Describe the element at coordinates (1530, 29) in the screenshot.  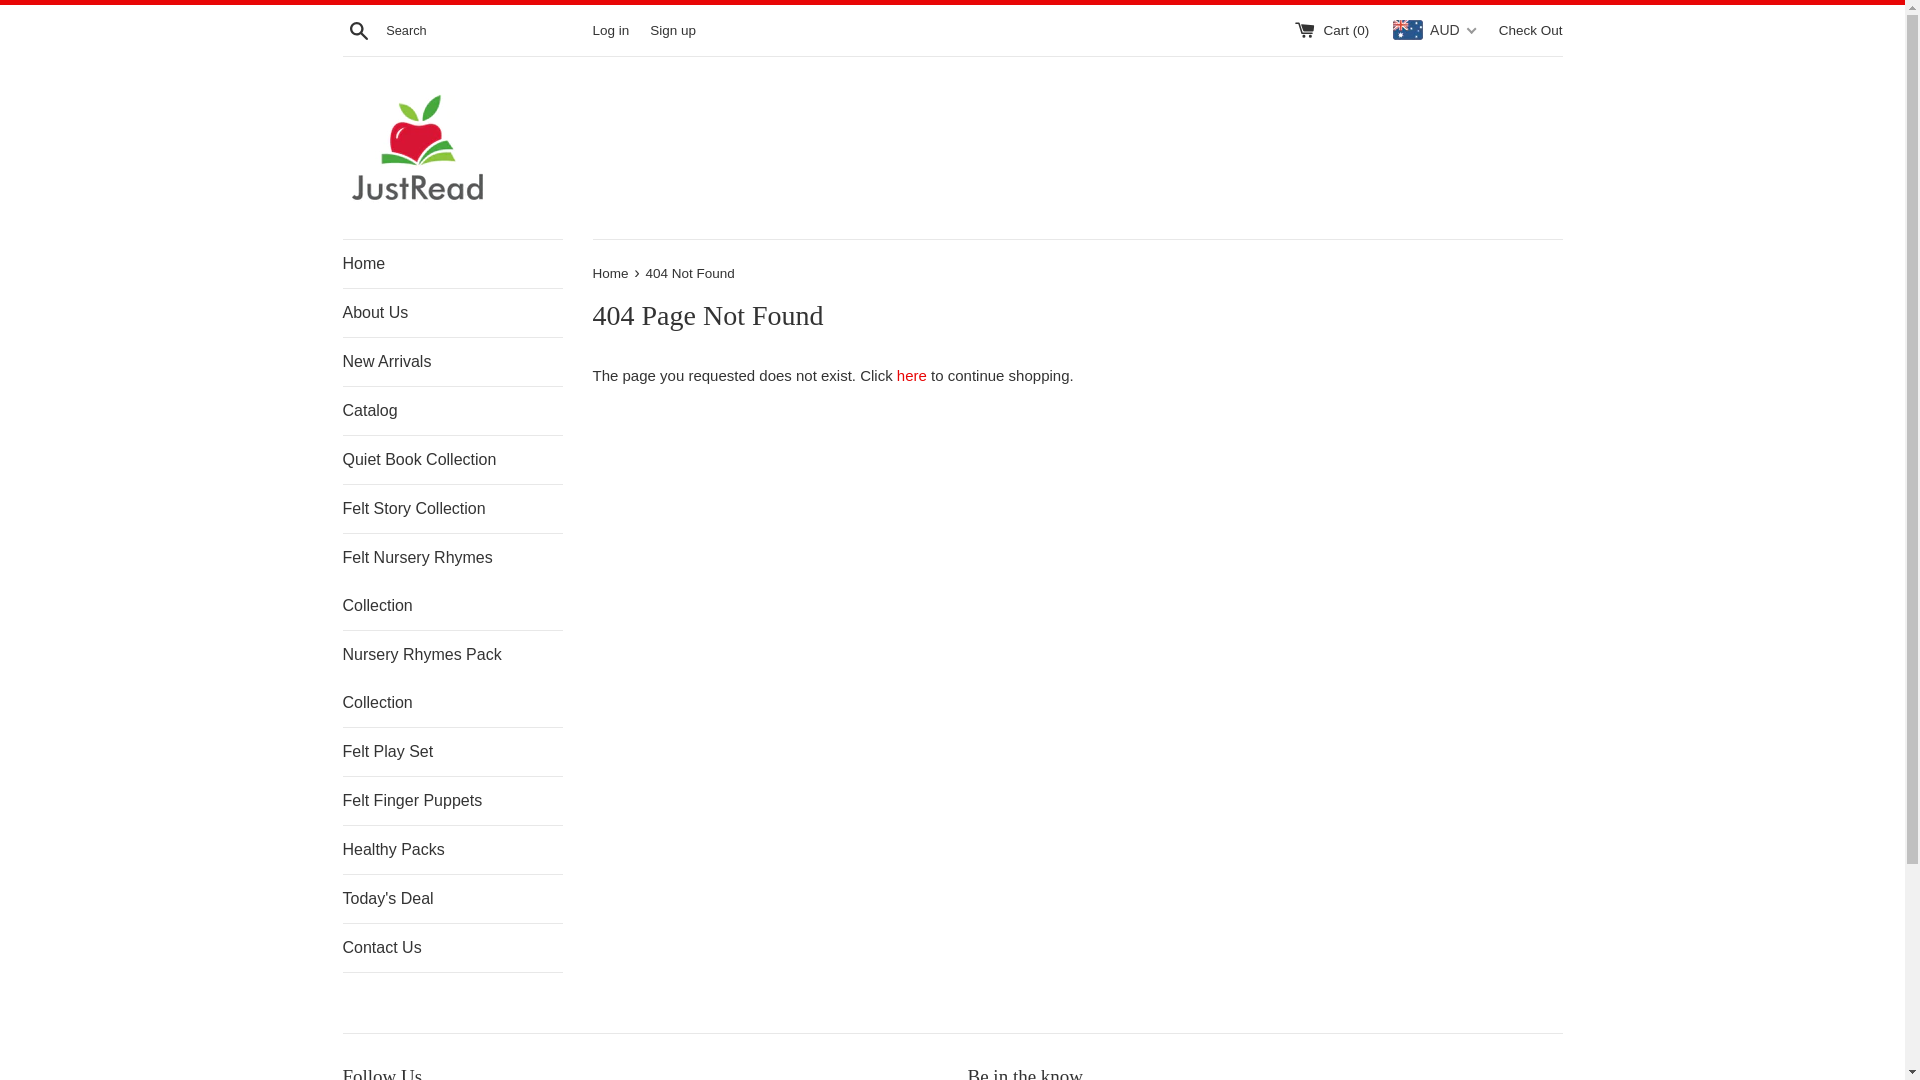
I see `'Check Out'` at that location.